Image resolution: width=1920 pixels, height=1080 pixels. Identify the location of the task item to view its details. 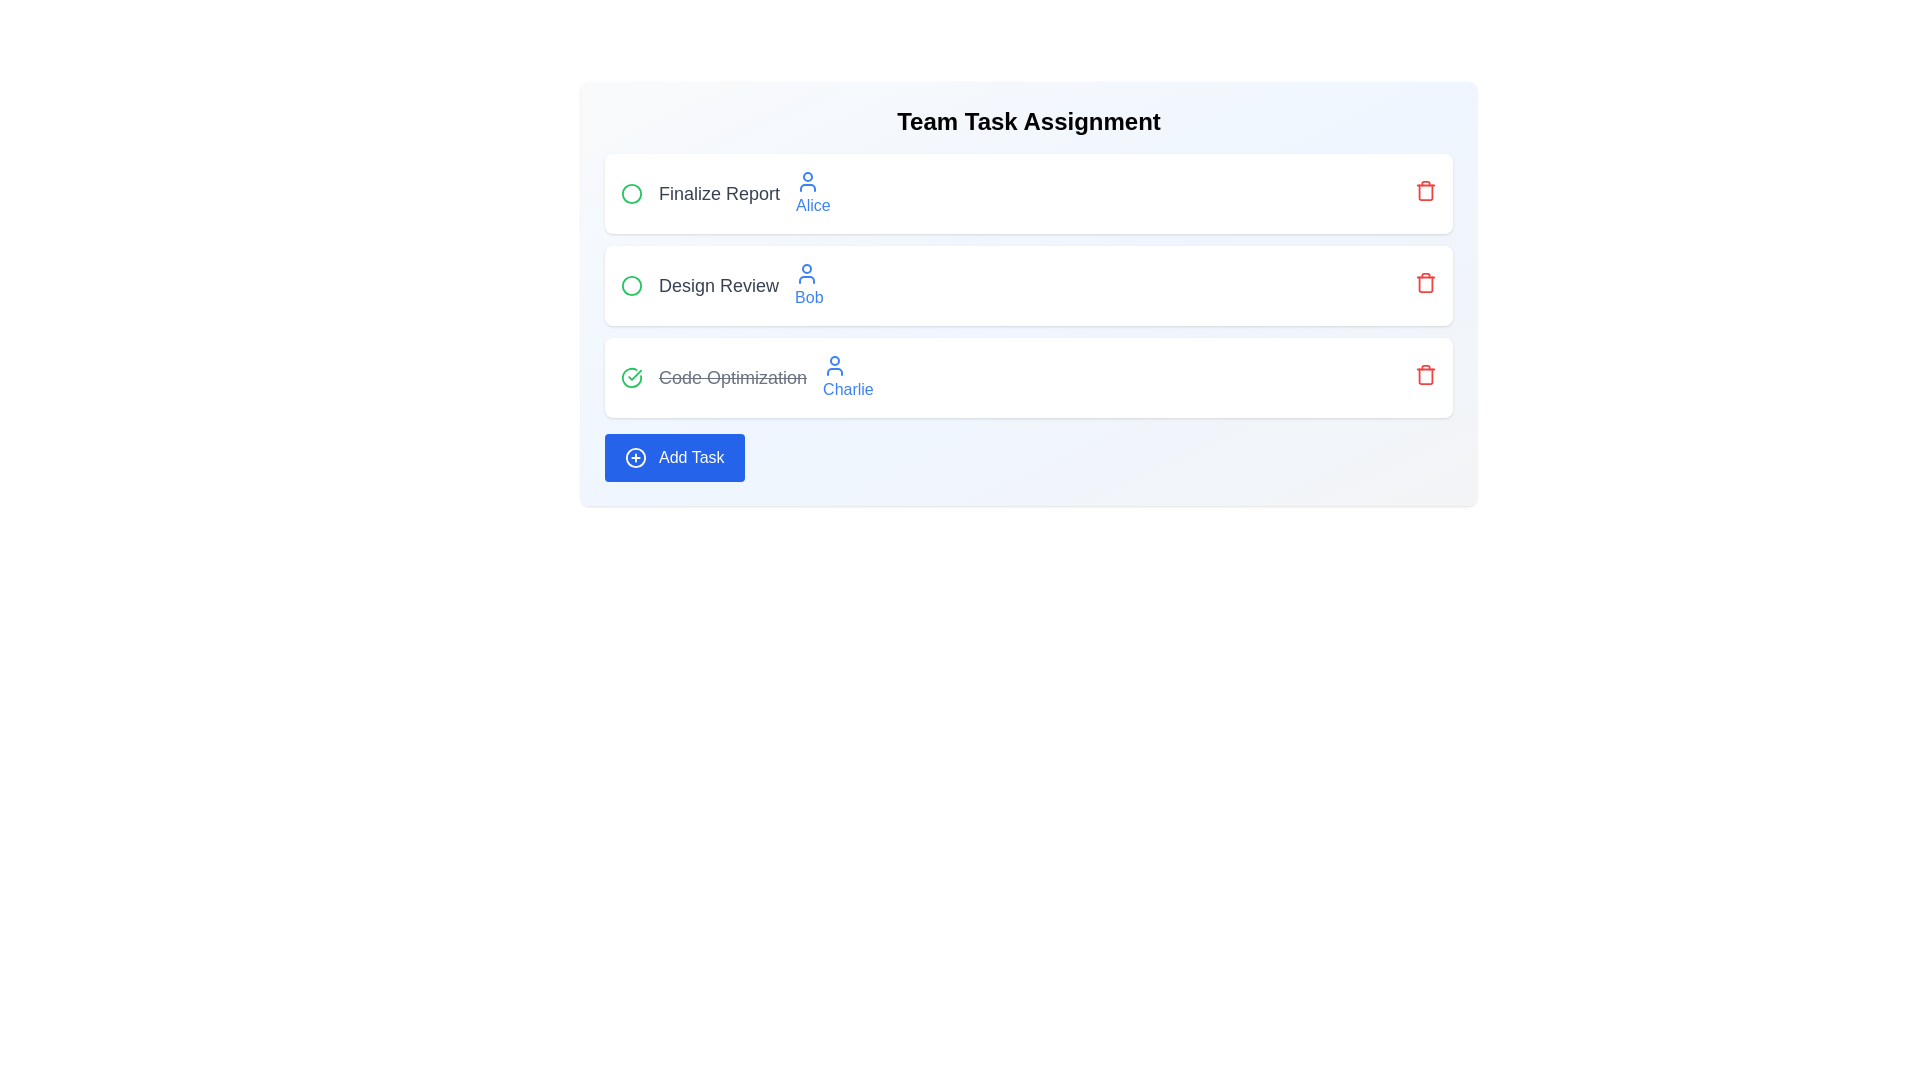
(723, 193).